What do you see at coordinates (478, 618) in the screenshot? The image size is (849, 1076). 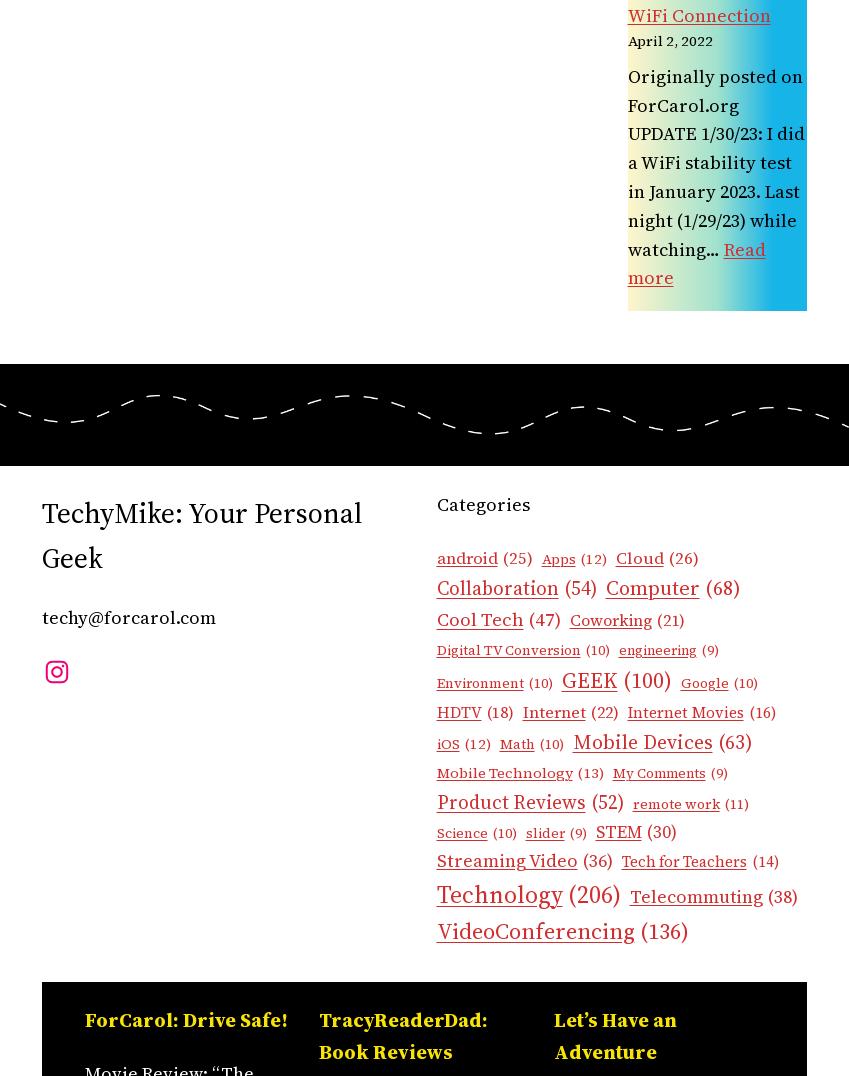 I see `'Cool Tech'` at bounding box center [478, 618].